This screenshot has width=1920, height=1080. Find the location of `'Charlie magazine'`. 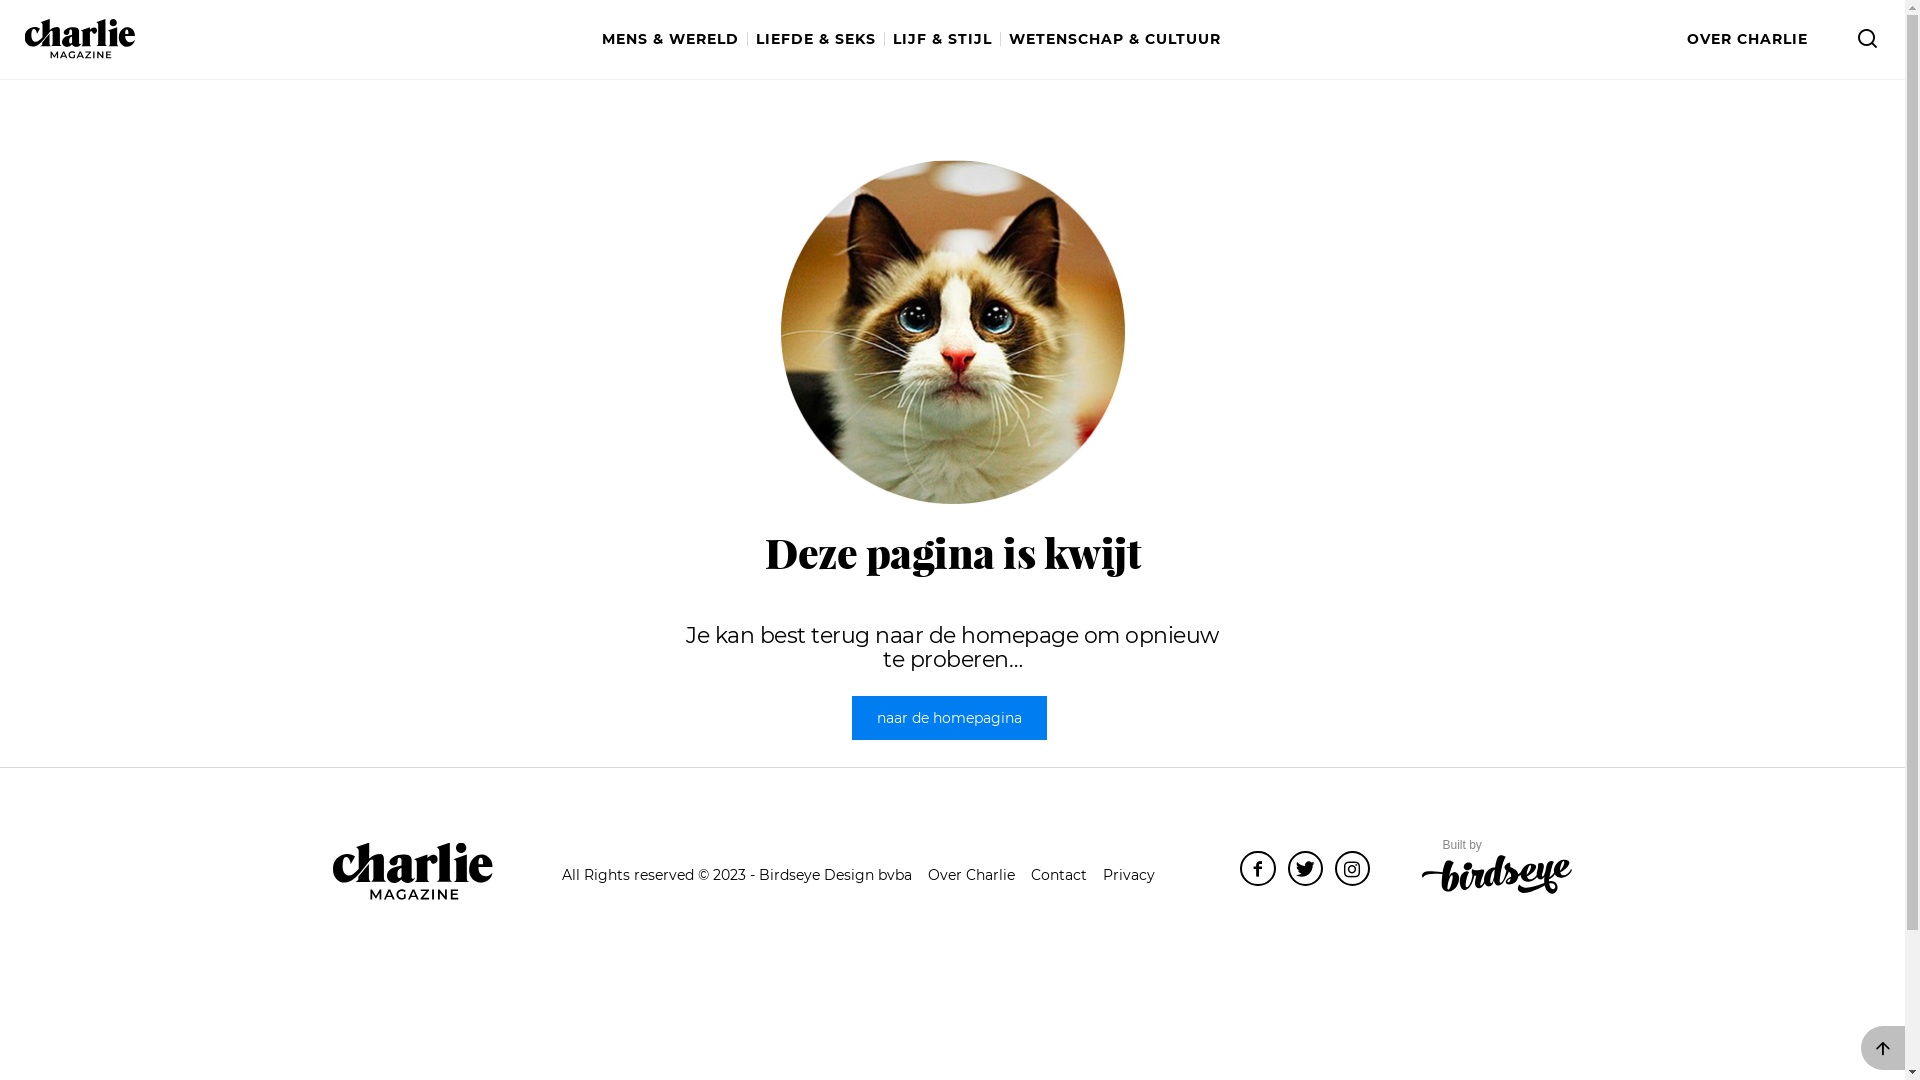

'Charlie magazine' is located at coordinates (80, 38).